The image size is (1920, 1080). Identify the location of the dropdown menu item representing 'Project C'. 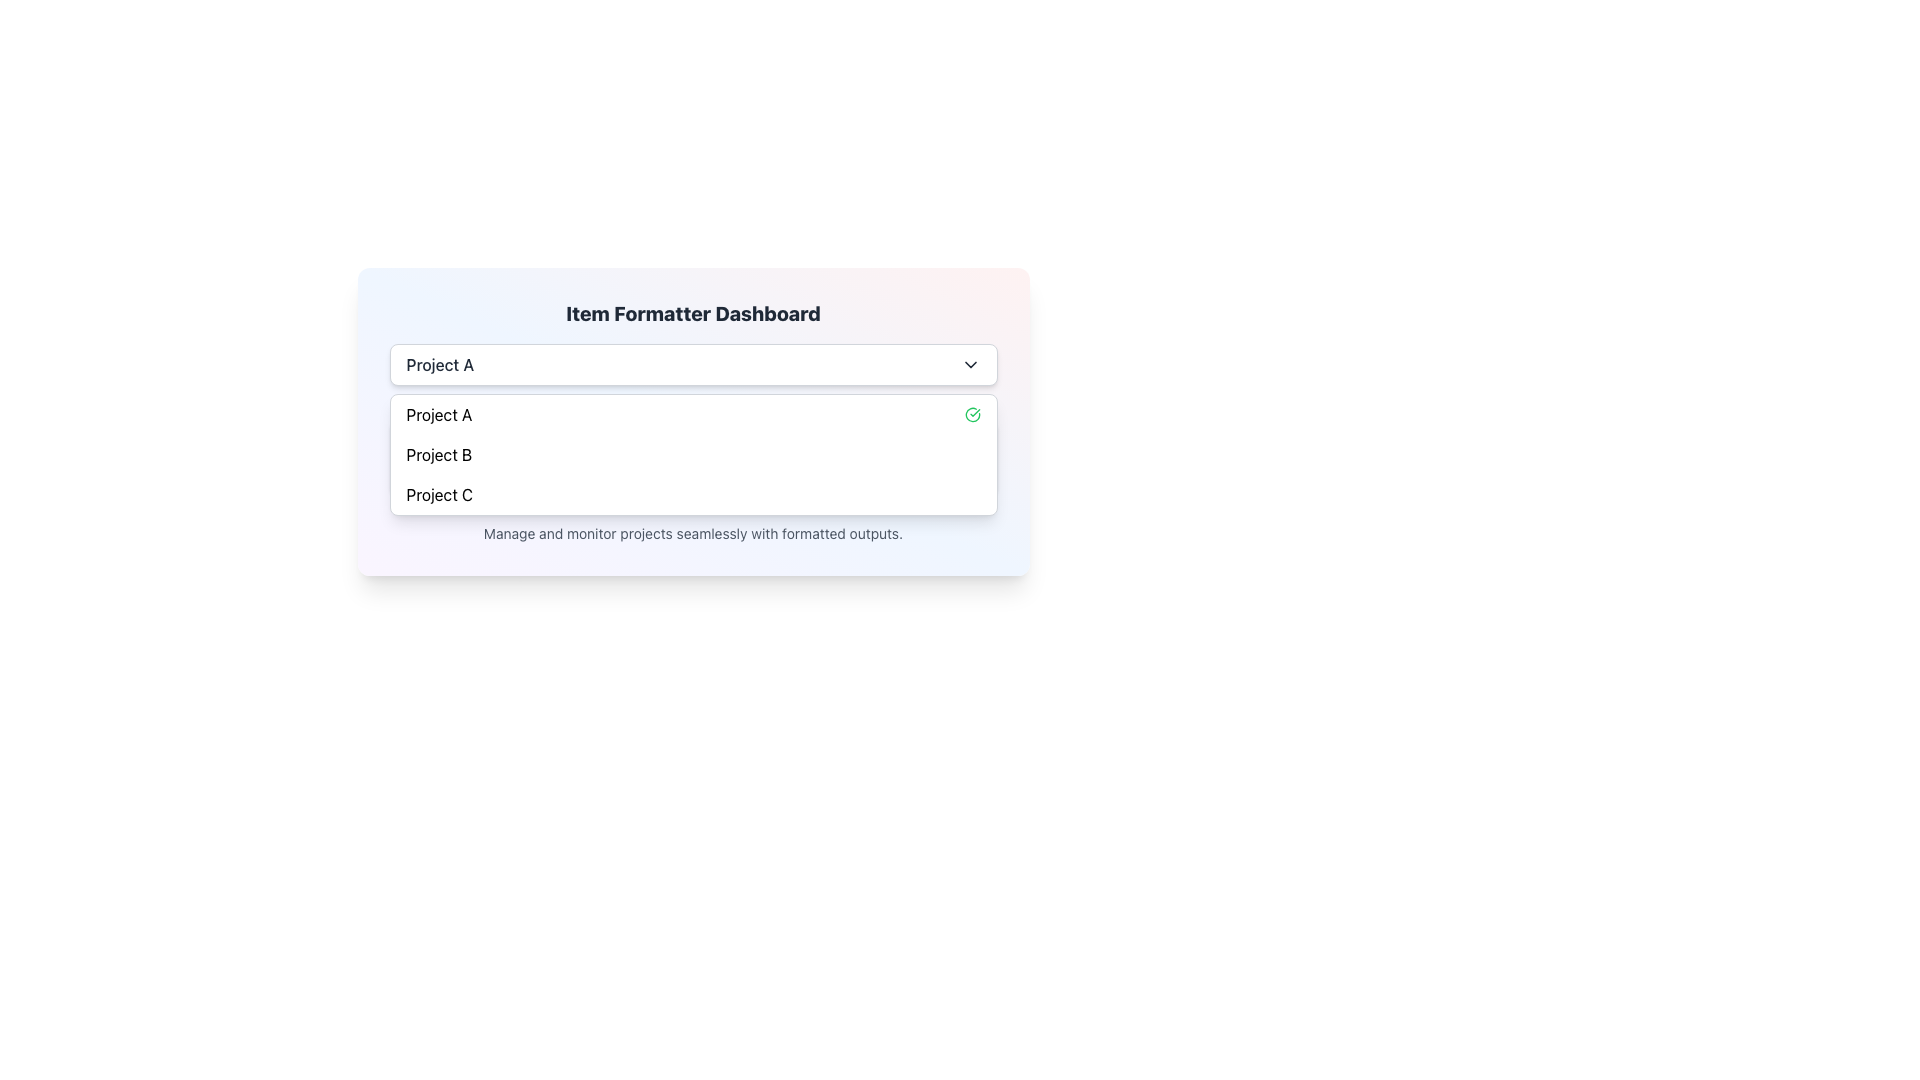
(438, 494).